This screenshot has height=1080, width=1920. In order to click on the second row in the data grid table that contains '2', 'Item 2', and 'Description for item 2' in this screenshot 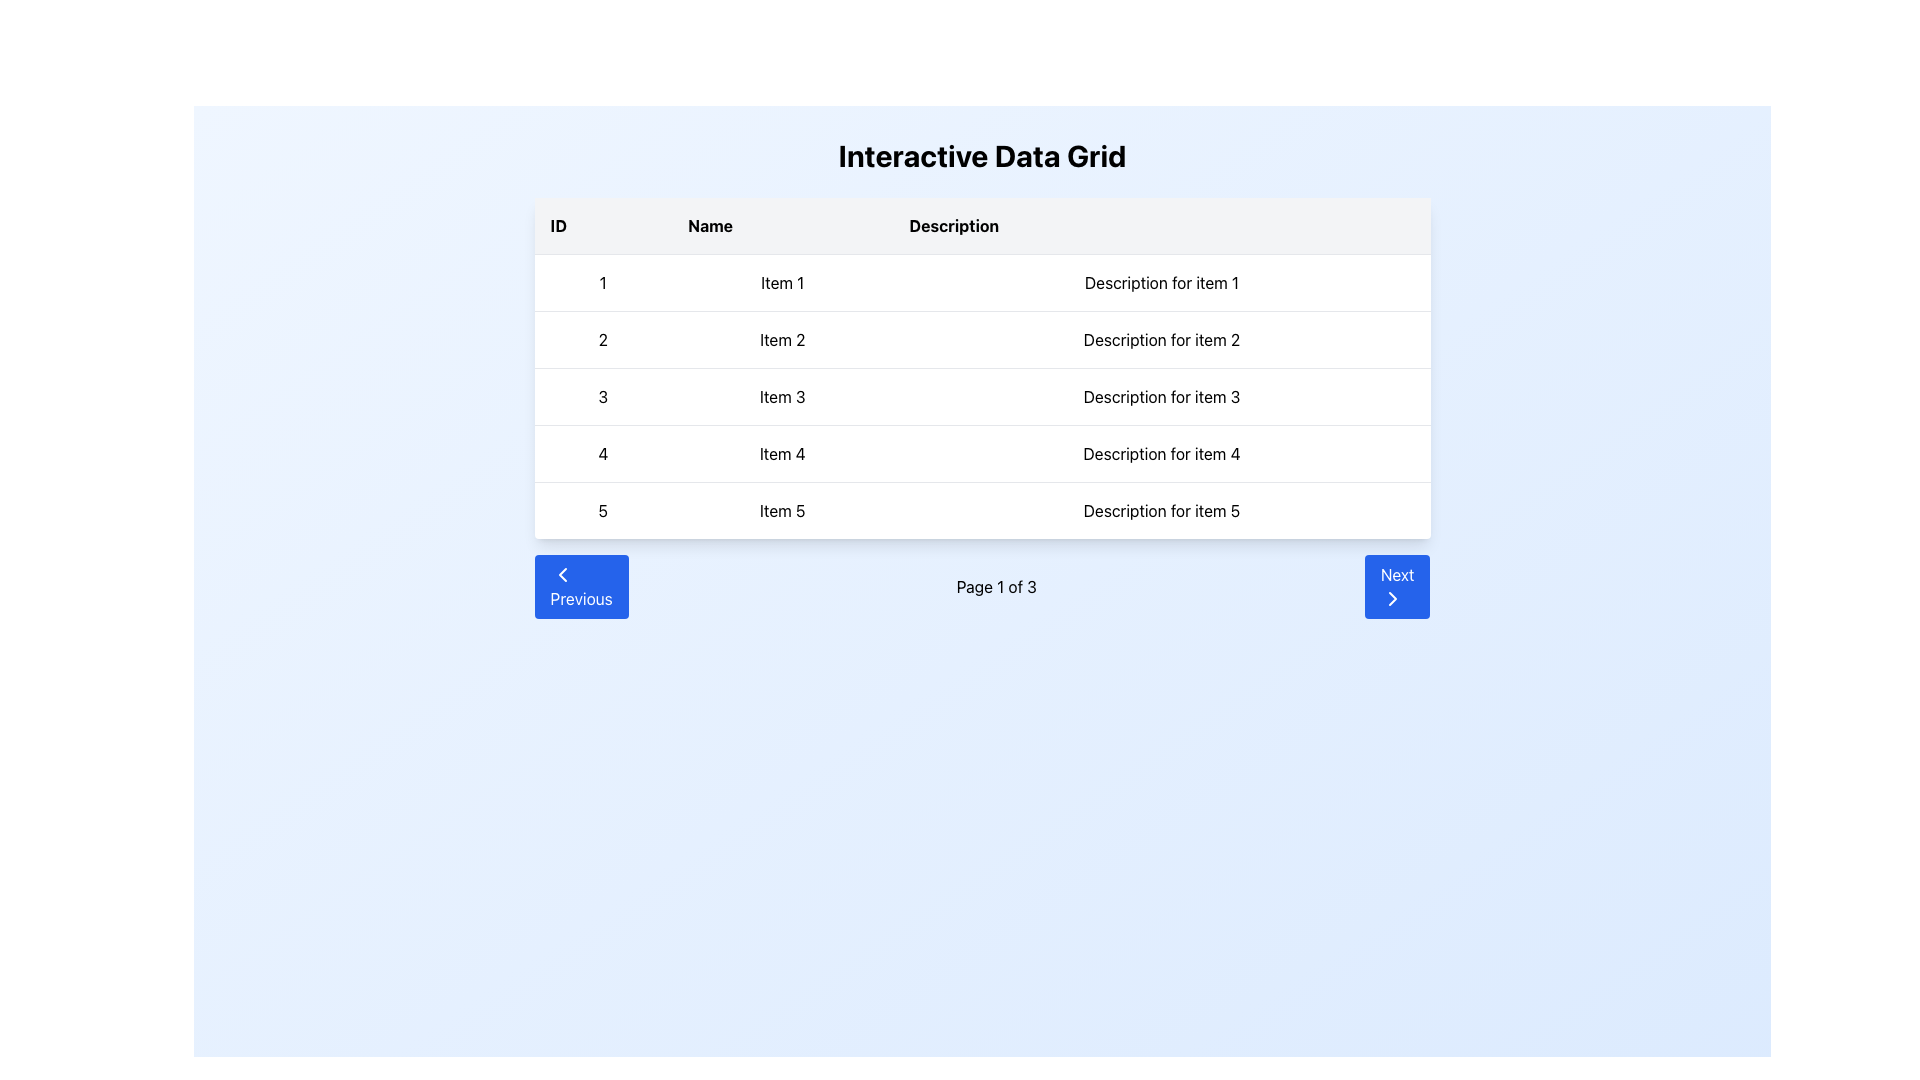, I will do `click(982, 338)`.